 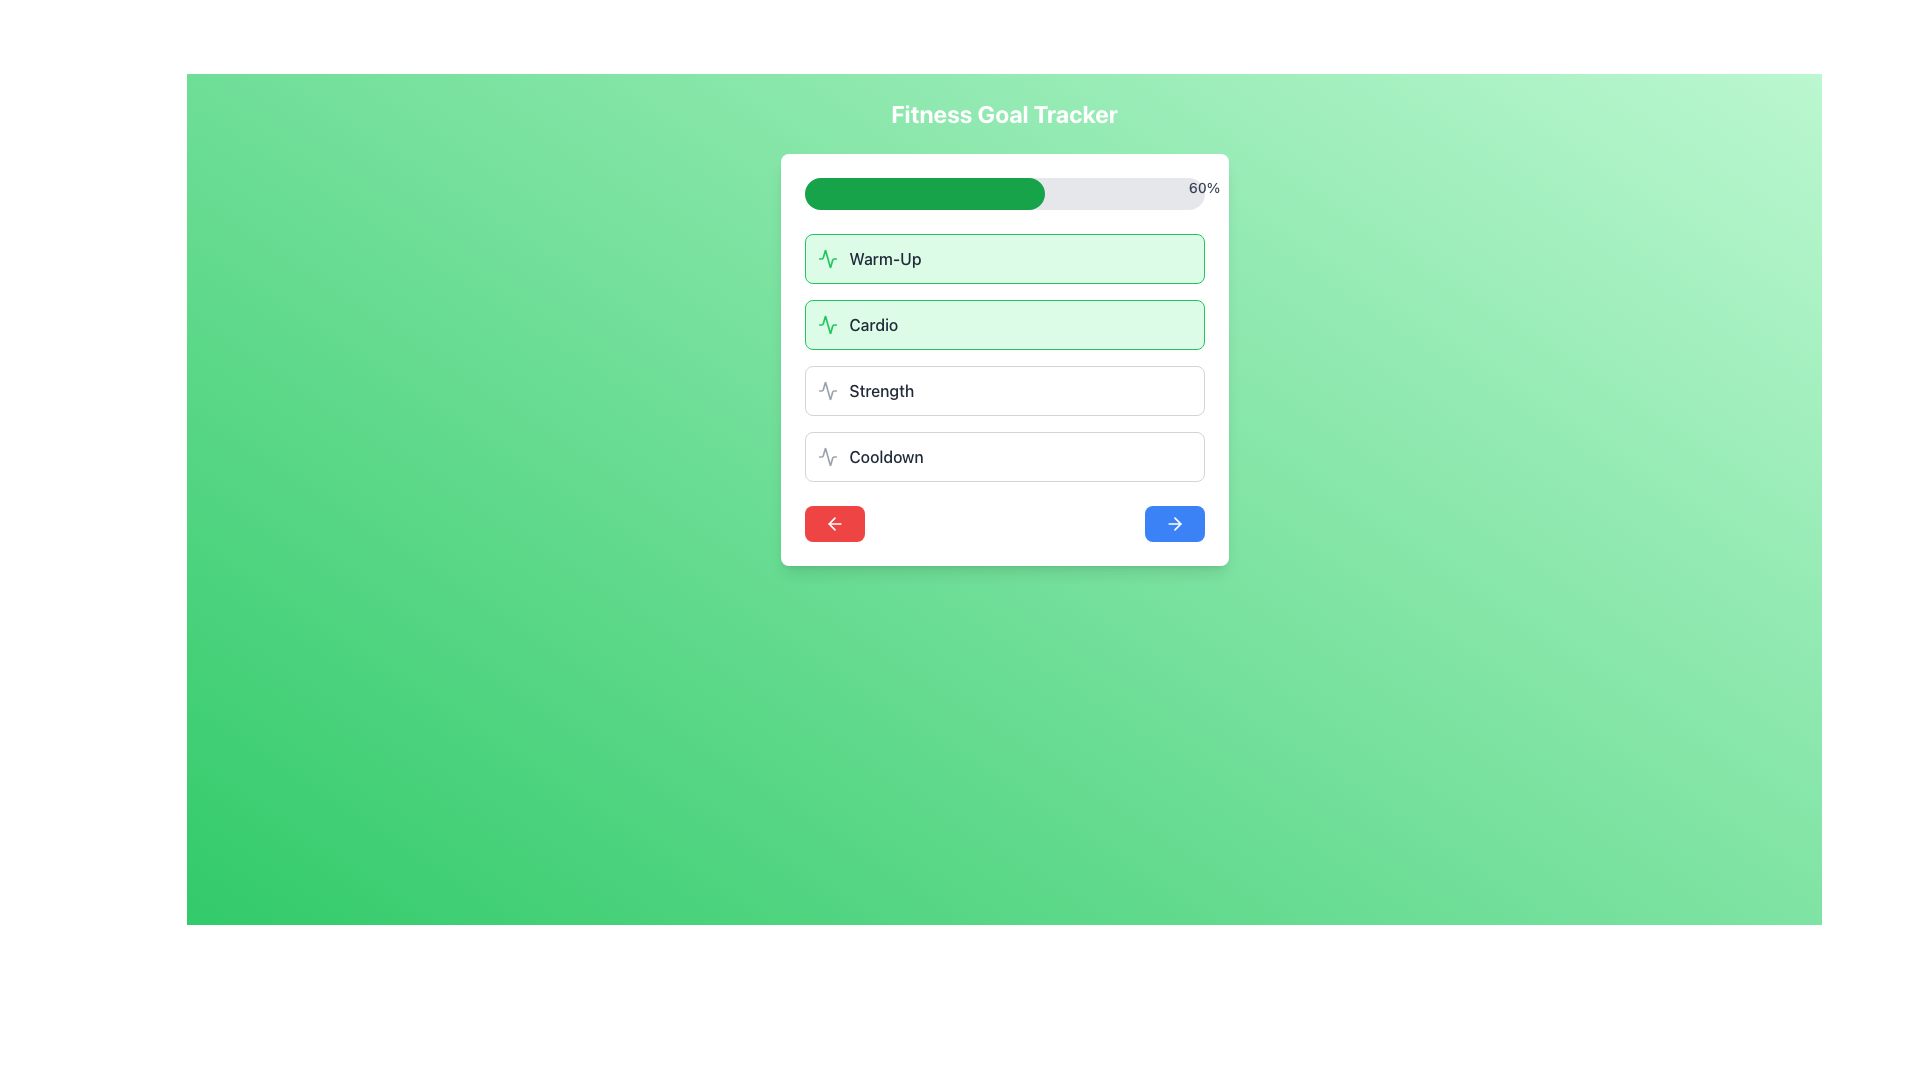 I want to click on the 'Cardio' button, which is the second item in a vertical list of exercise options, so click(x=1004, y=358).